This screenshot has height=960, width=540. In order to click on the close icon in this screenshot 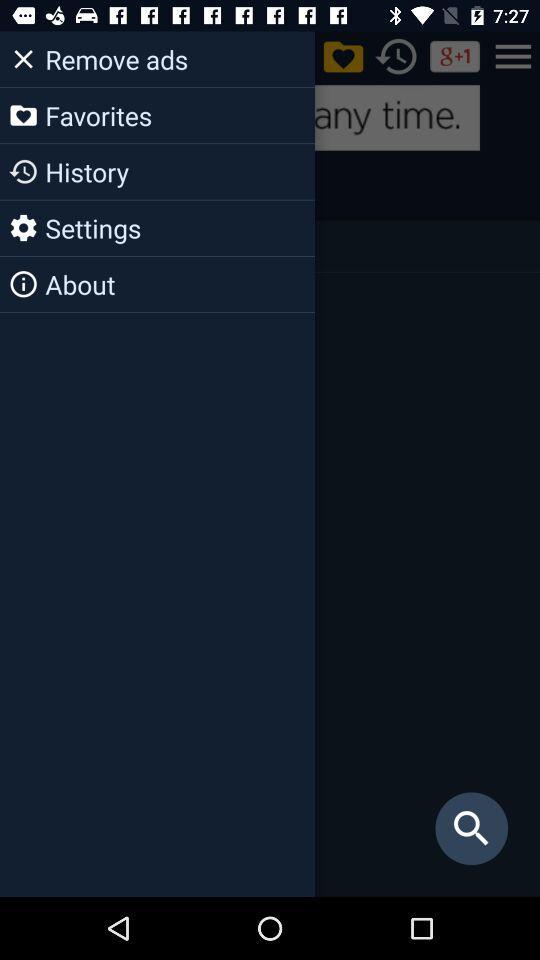, I will do `click(25, 55)`.